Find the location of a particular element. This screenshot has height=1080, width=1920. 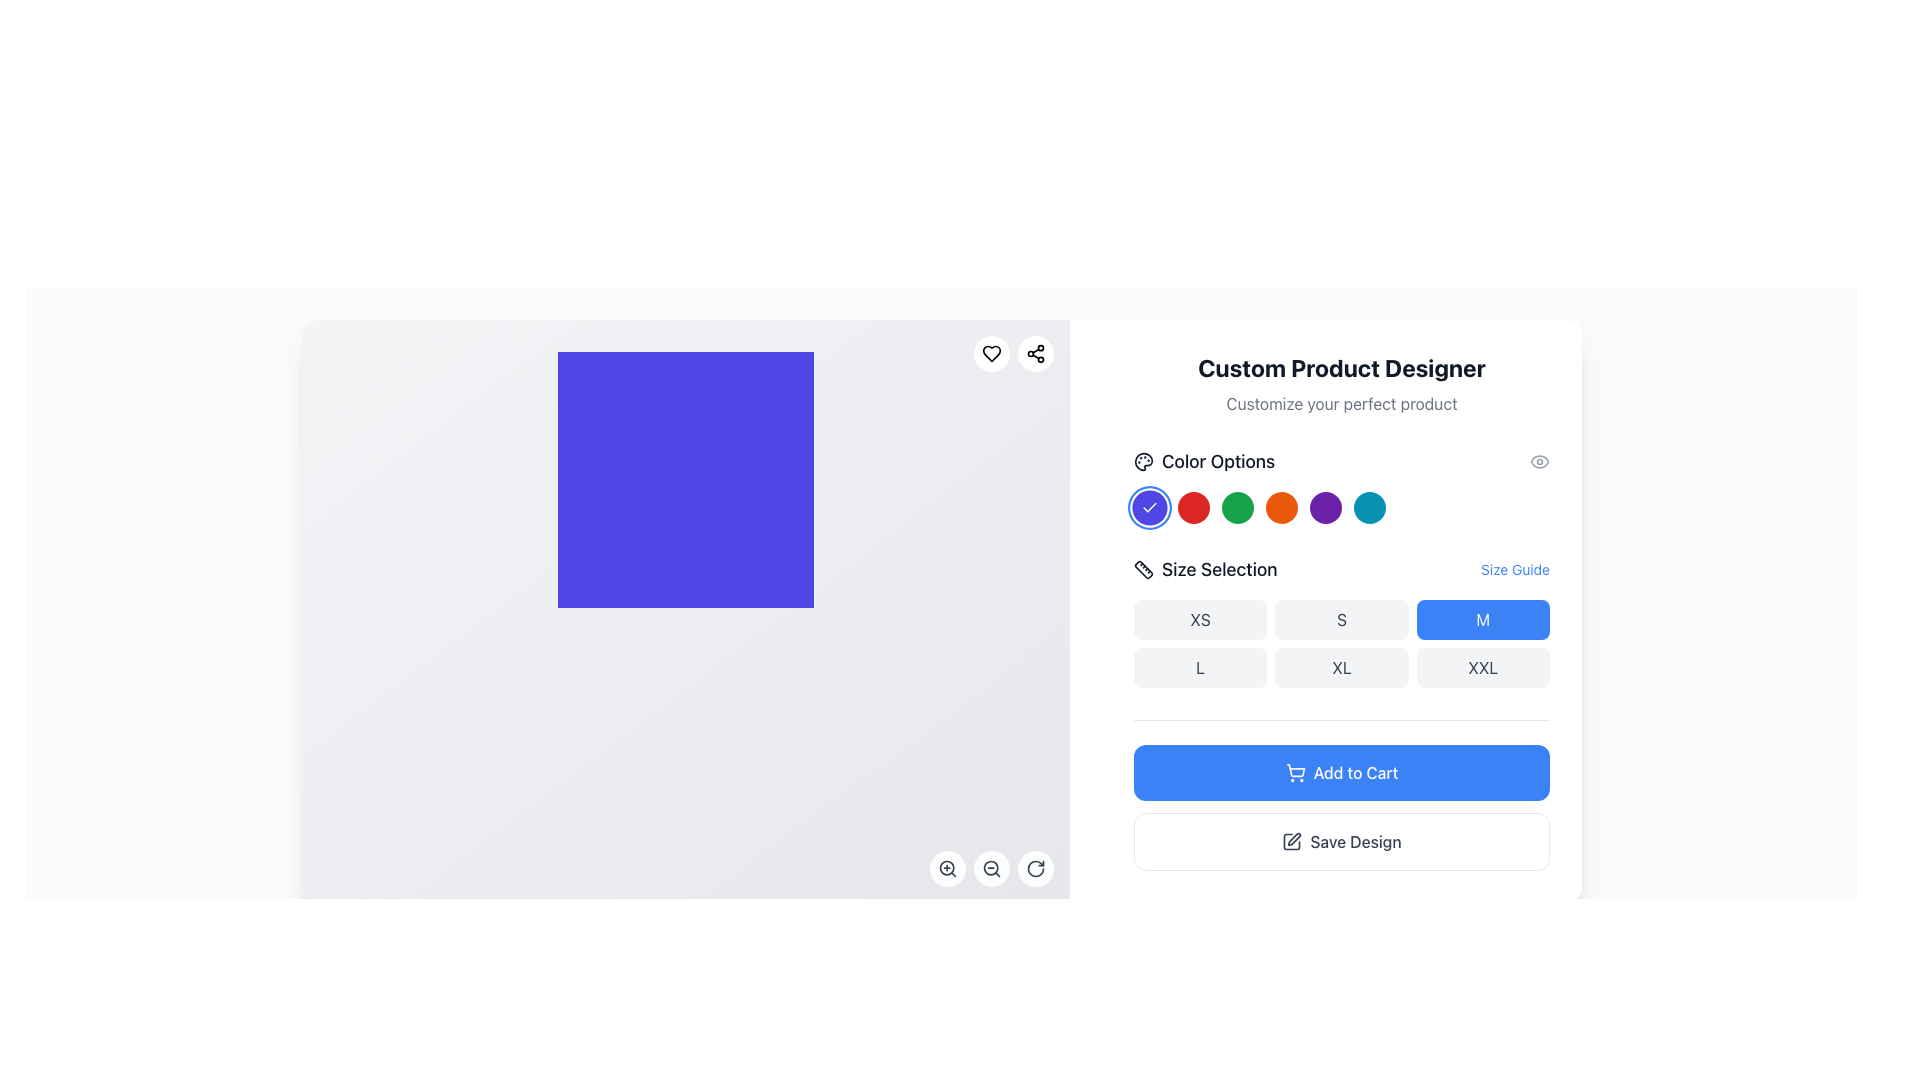

keyboard navigation is located at coordinates (992, 867).